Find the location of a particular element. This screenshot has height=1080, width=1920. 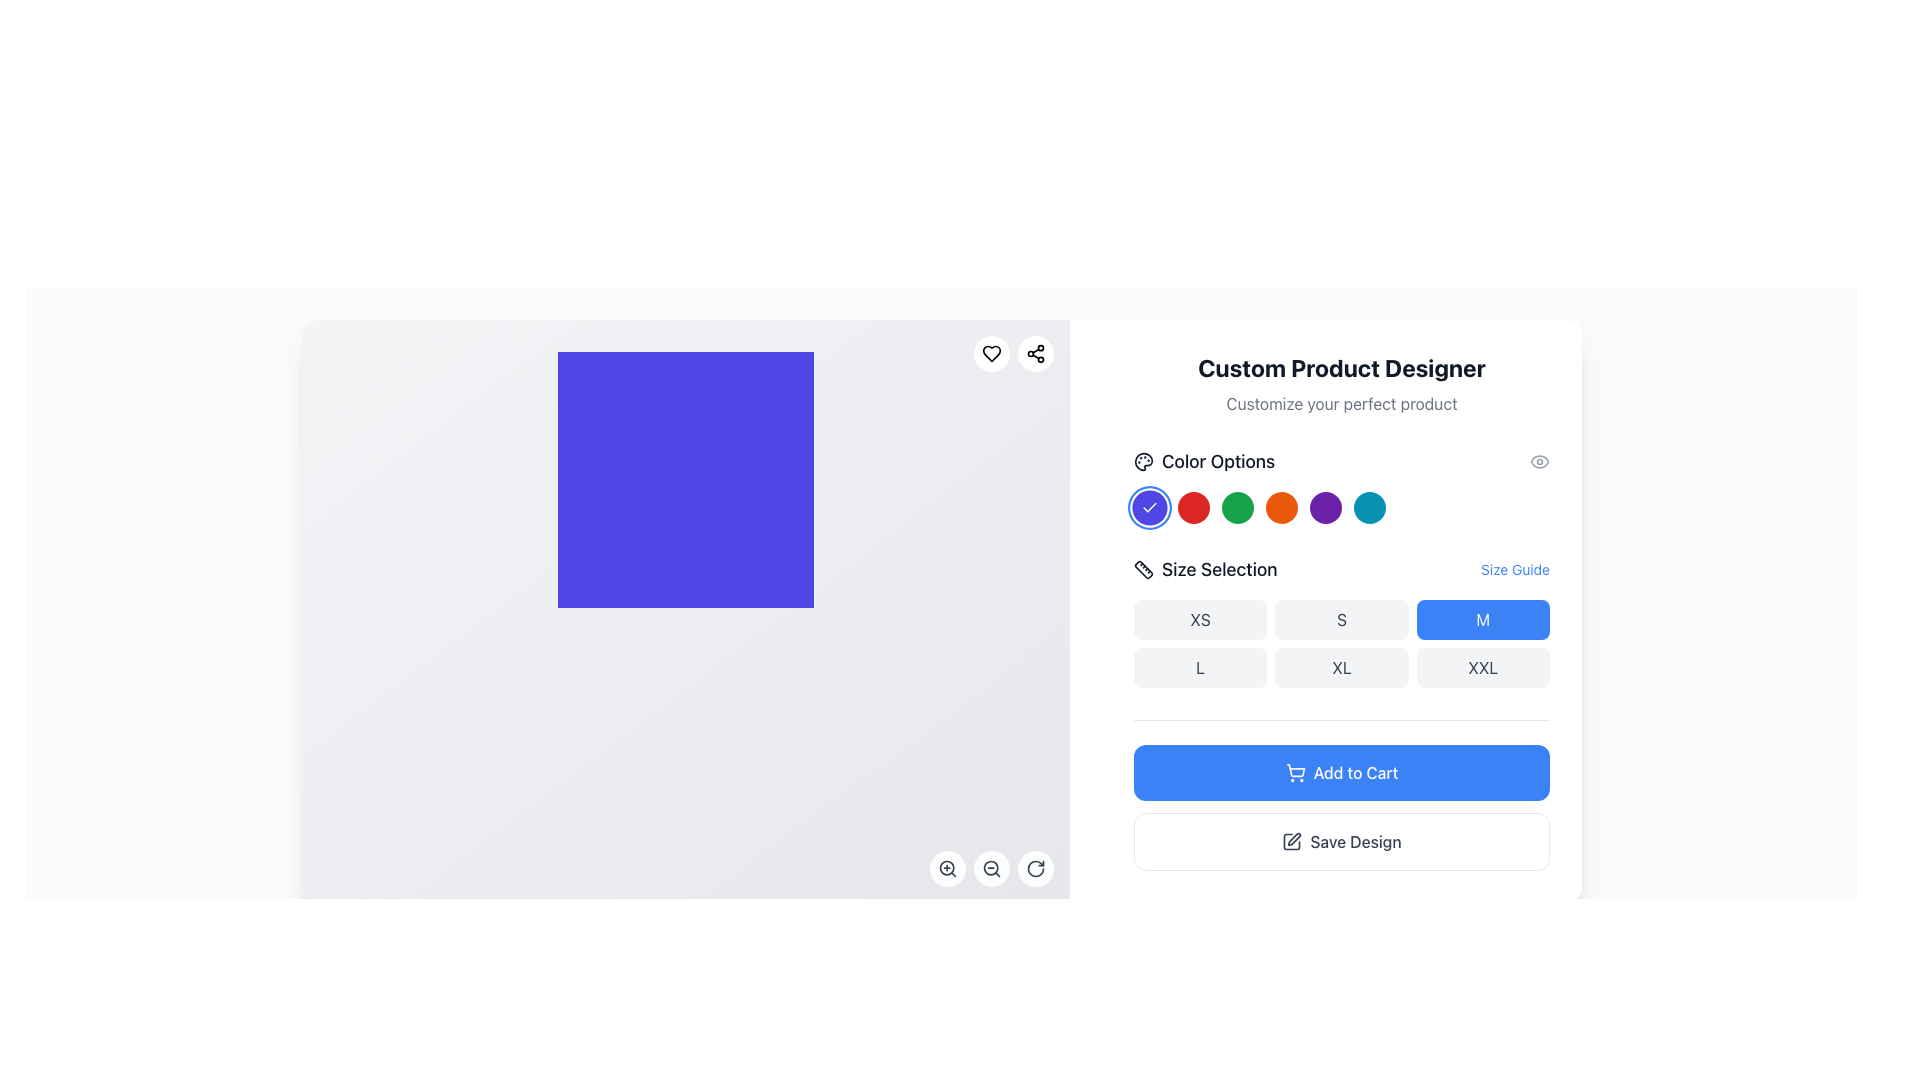

keyboard navigation is located at coordinates (992, 867).